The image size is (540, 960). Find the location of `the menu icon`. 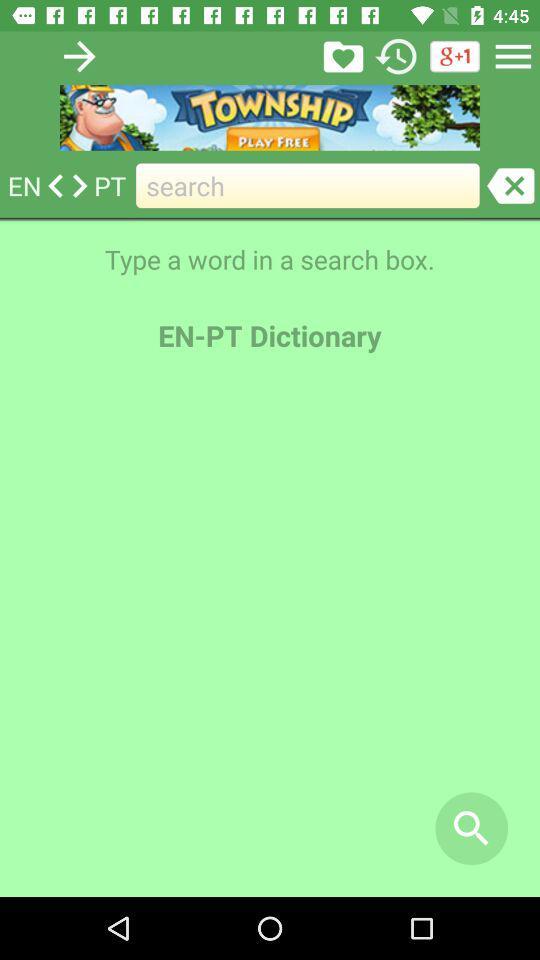

the menu icon is located at coordinates (513, 55).